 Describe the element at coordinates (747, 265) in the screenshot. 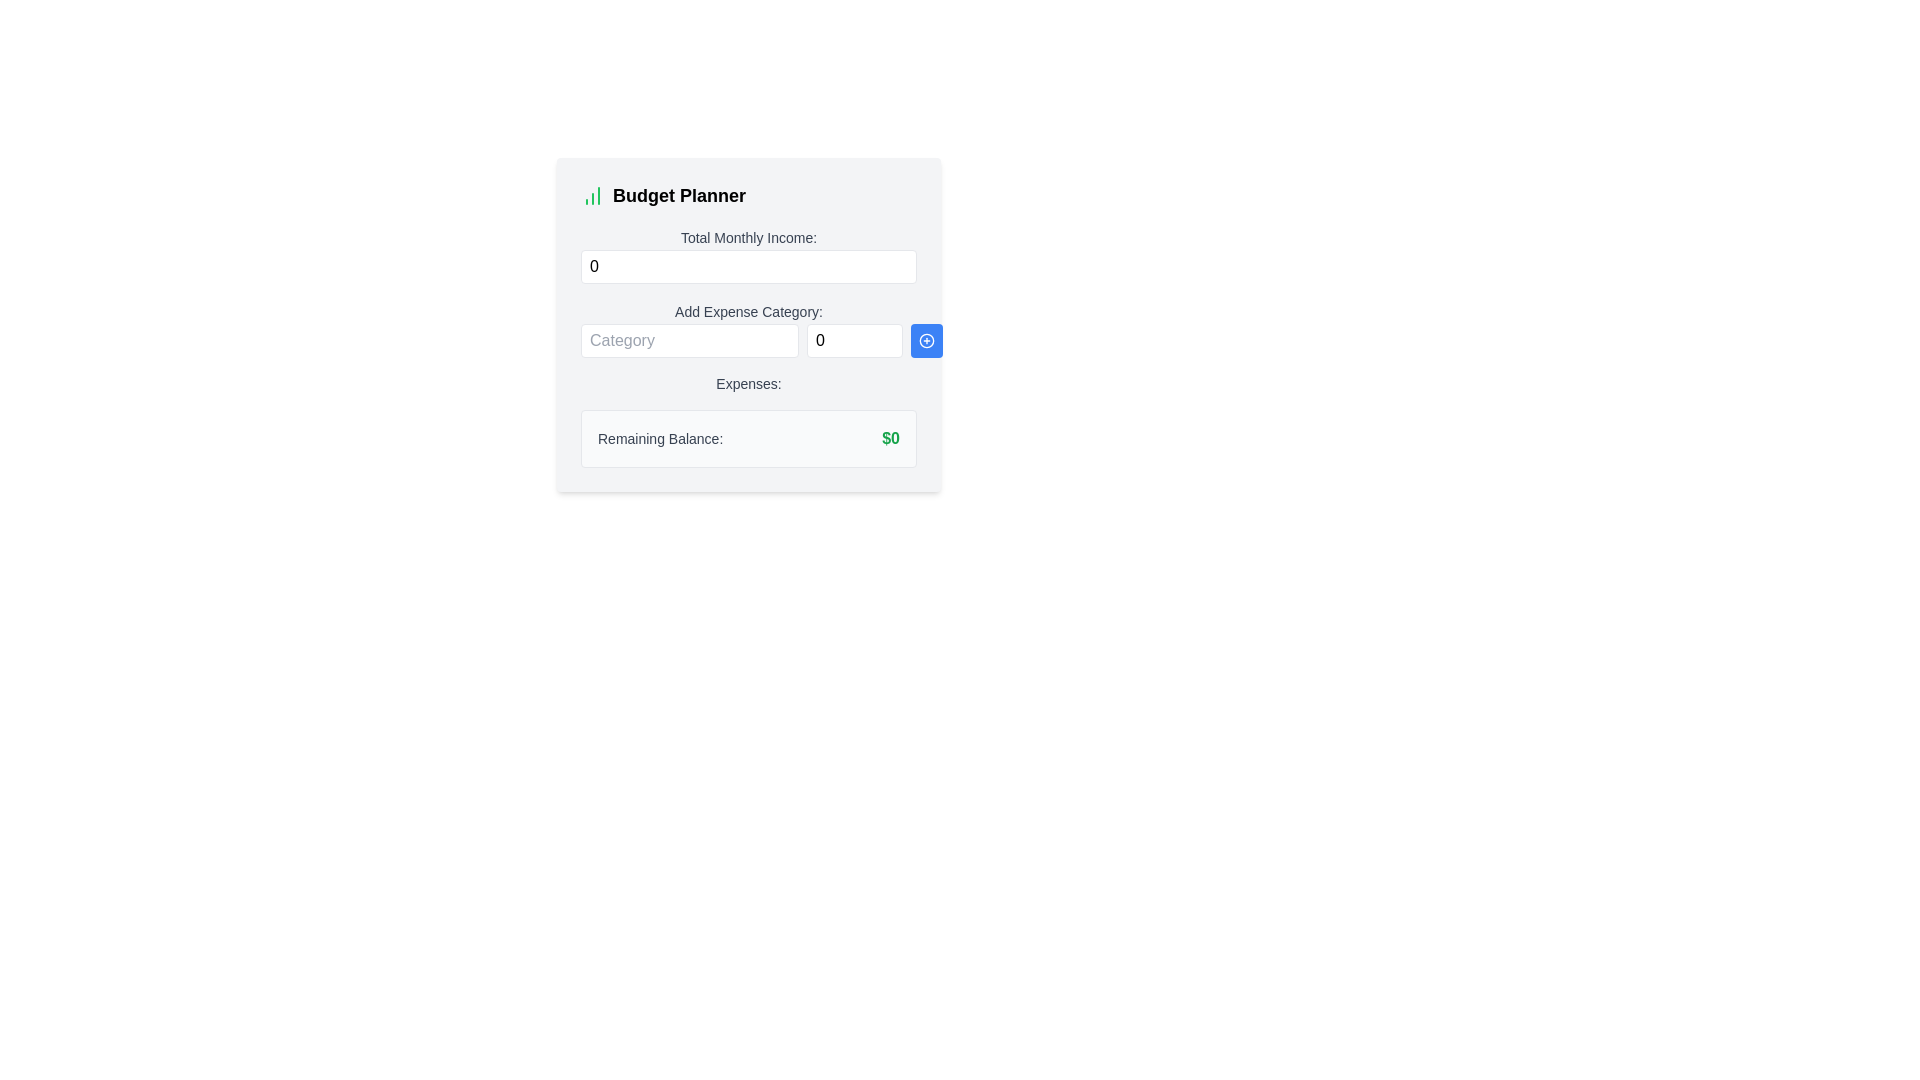

I see `the input field for 'Total Monthly Income:'` at that location.